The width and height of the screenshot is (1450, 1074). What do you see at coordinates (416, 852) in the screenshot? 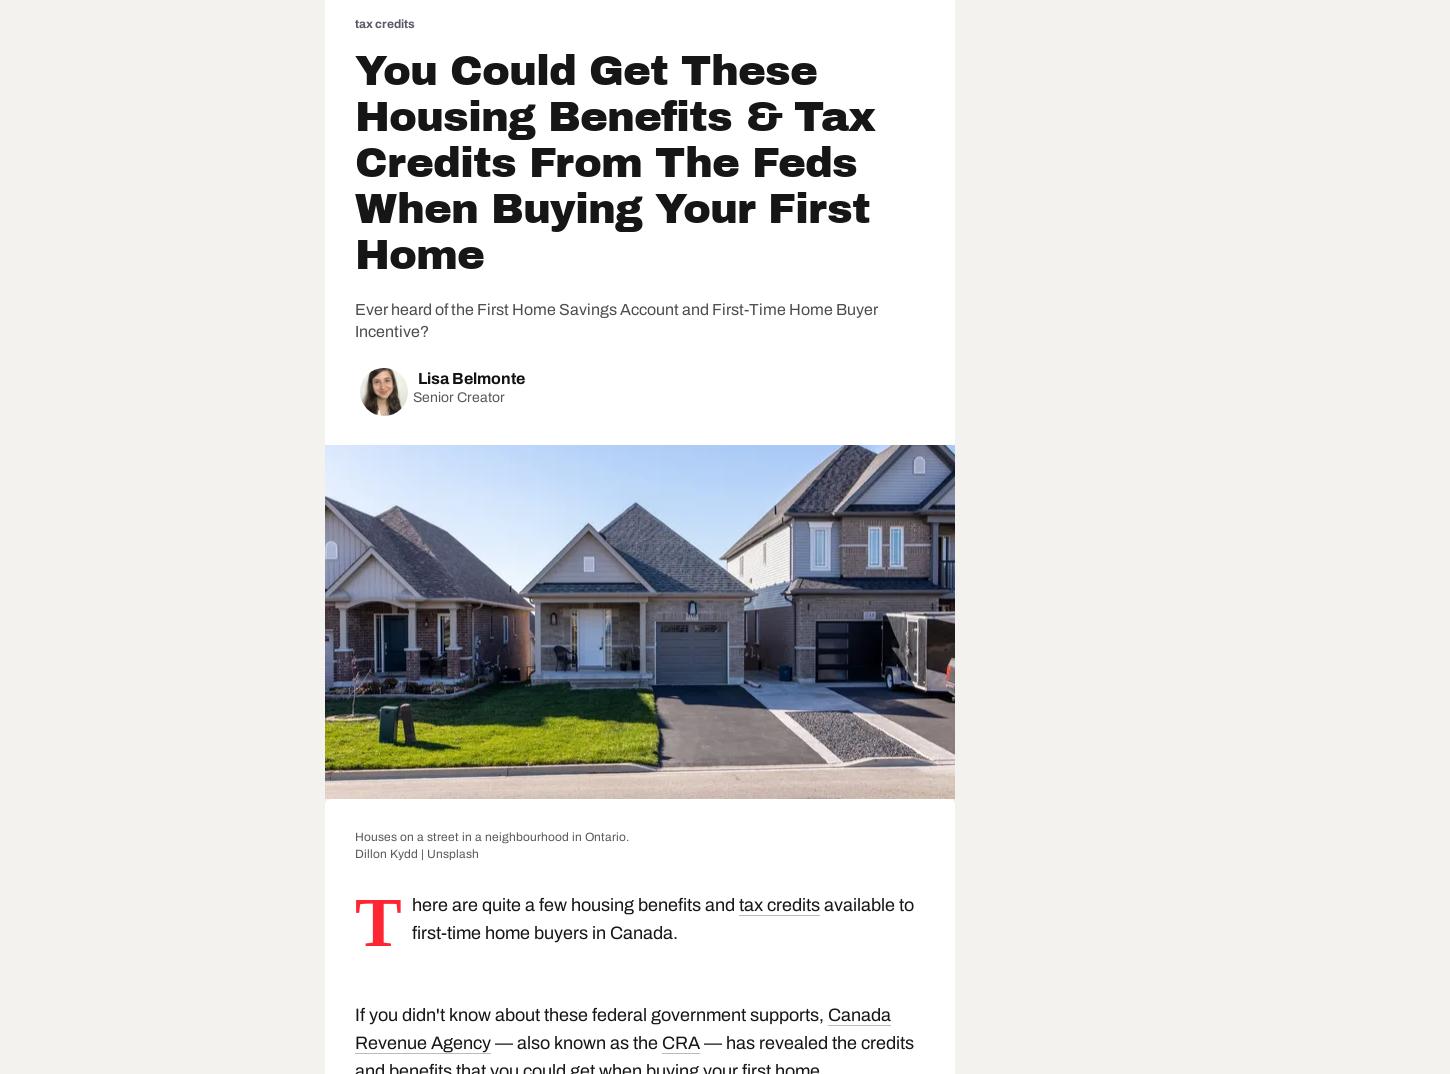
I see `'Dillon Kydd | Unsplash'` at bounding box center [416, 852].